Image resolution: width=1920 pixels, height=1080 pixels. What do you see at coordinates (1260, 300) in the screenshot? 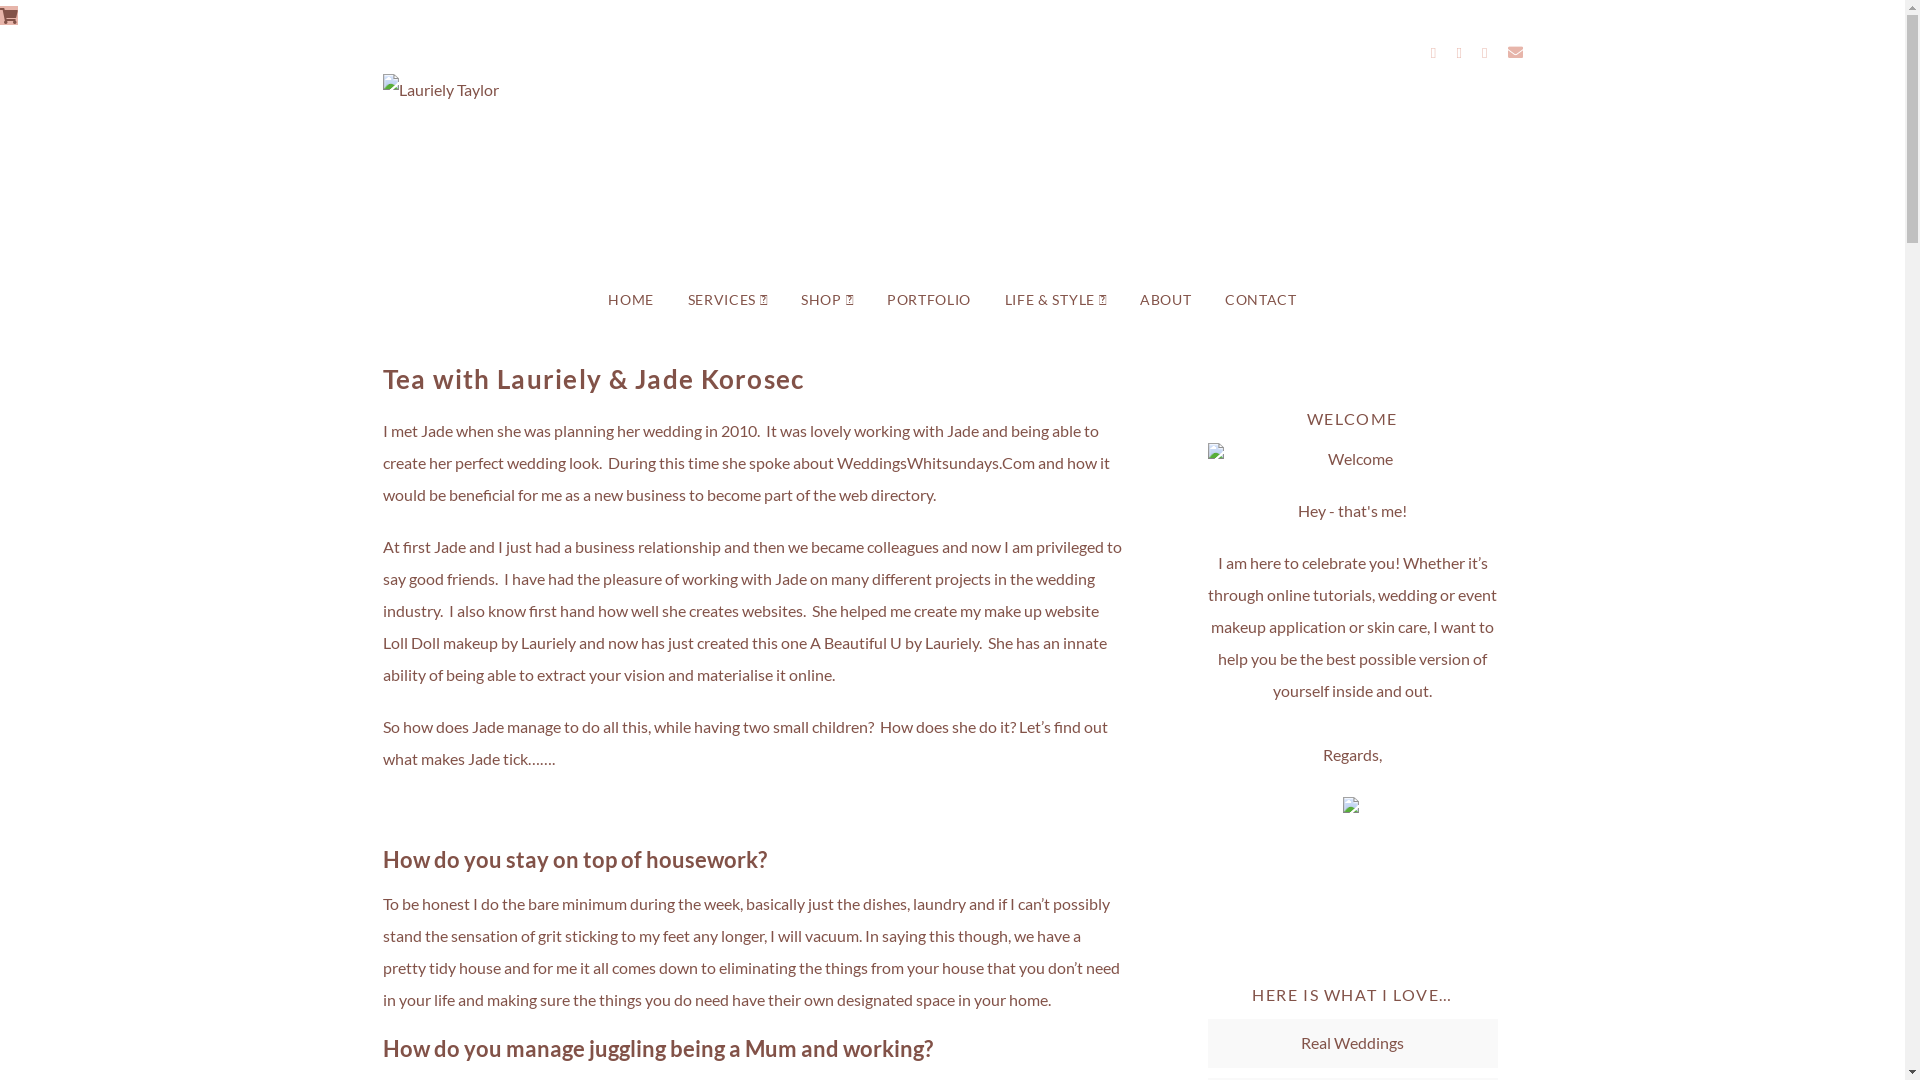
I see `'CONTACT'` at bounding box center [1260, 300].